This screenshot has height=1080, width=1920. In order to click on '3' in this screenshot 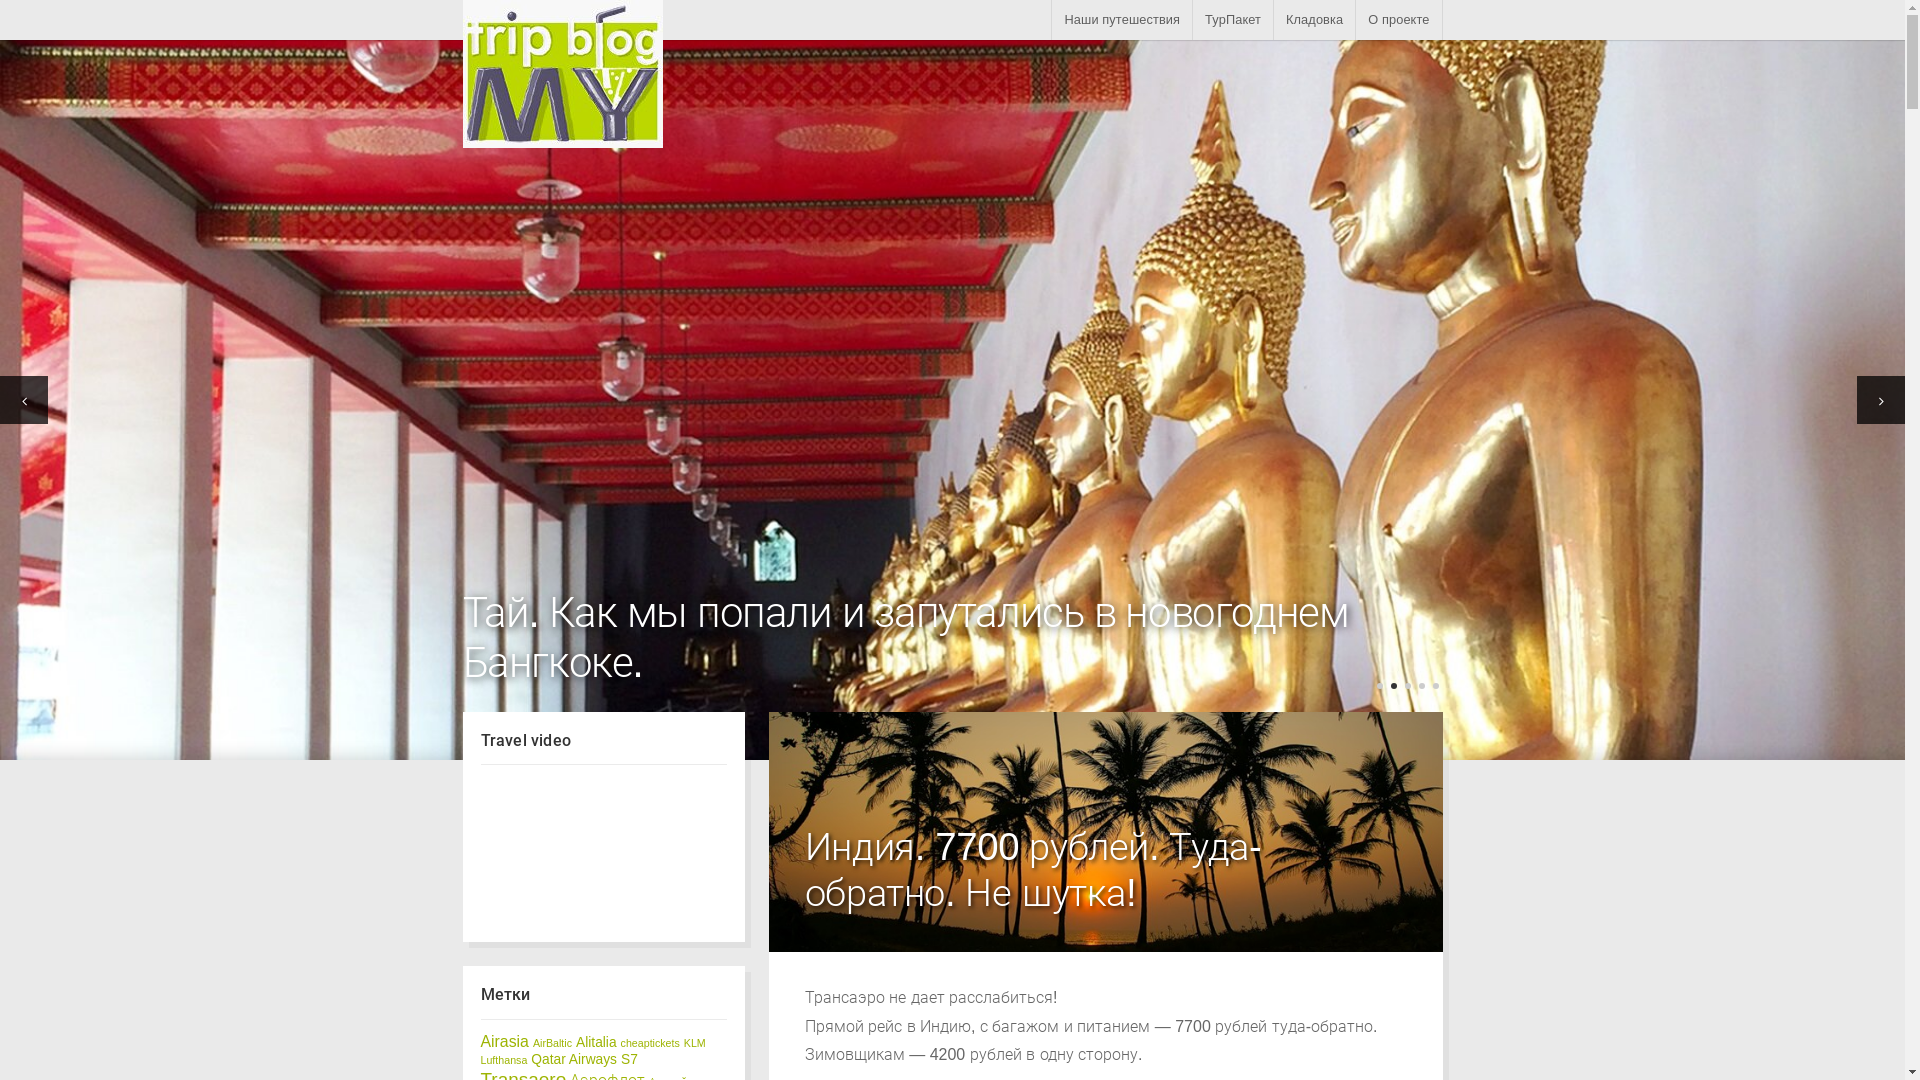, I will do `click(1405, 685)`.